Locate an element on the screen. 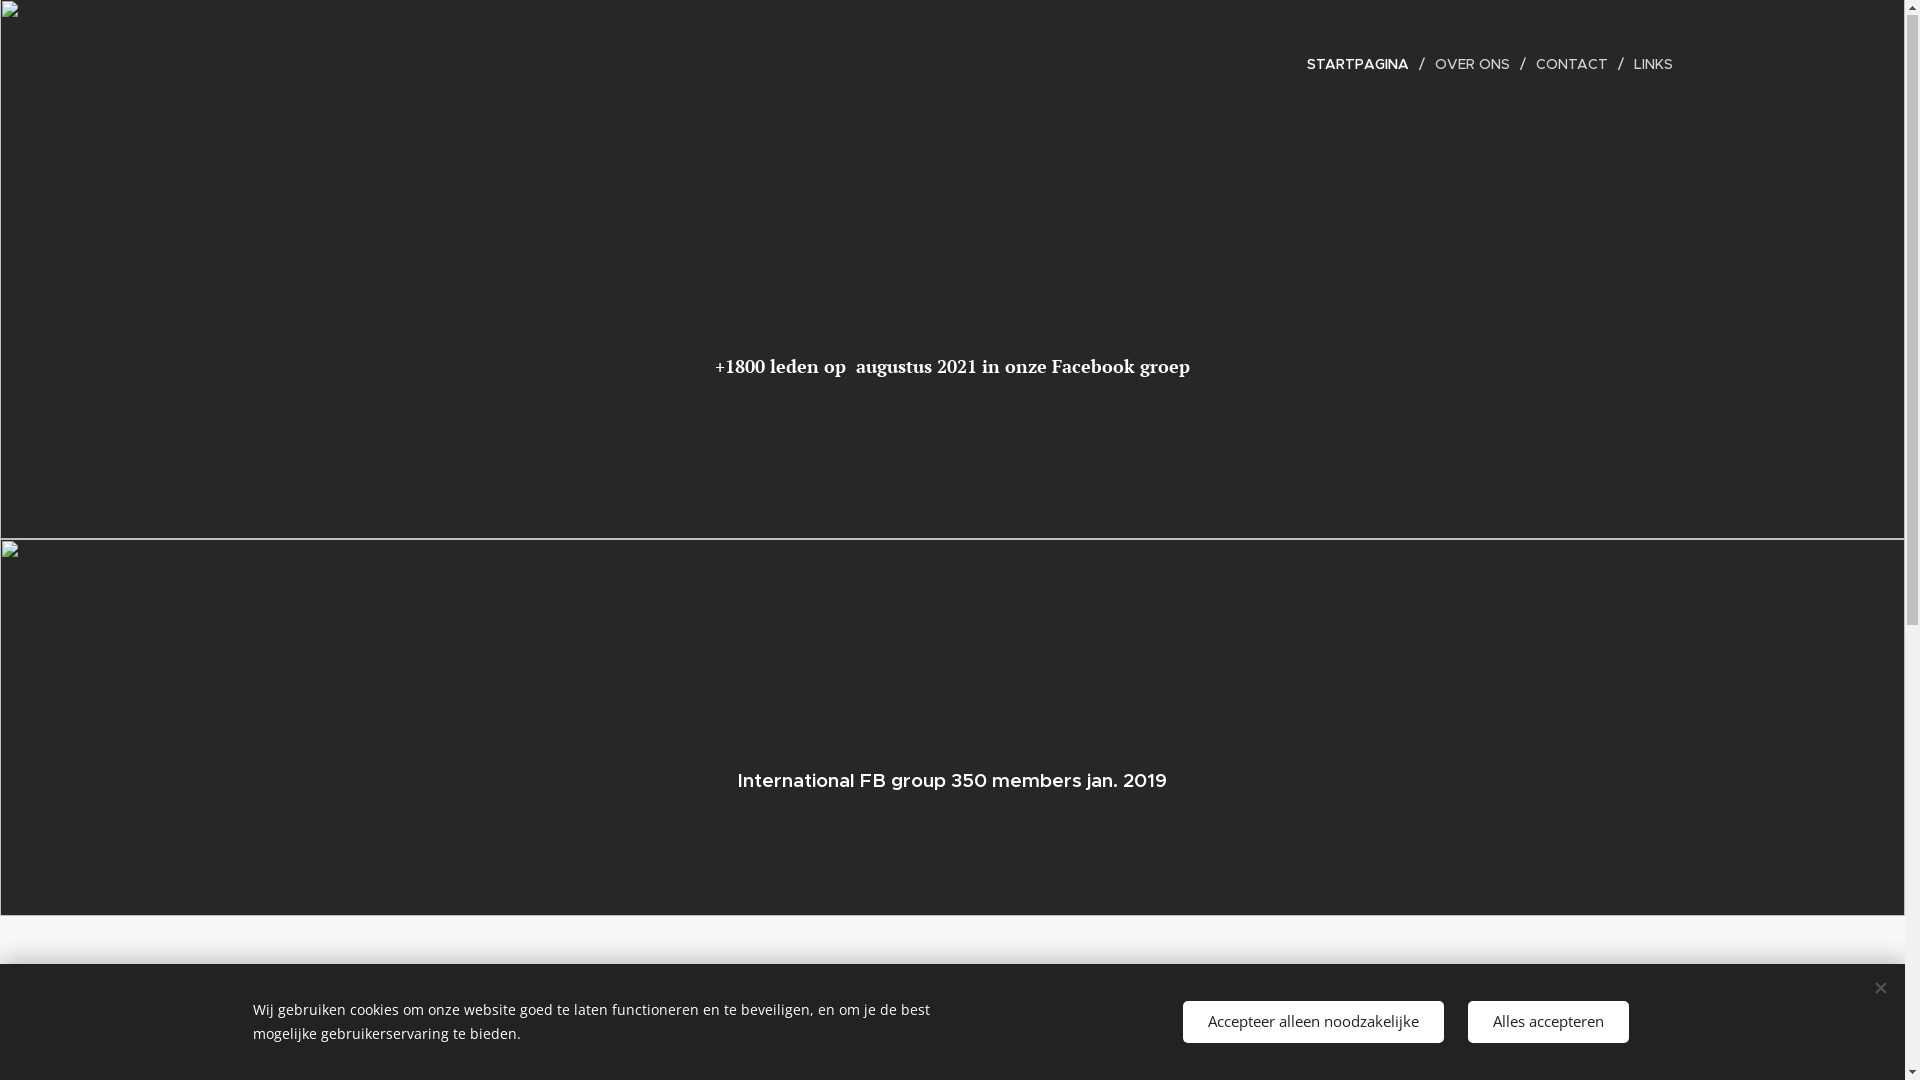 This screenshot has height=1080, width=1920. 'Accepteer alleen noodzakelijke' is located at coordinates (1181, 1022).